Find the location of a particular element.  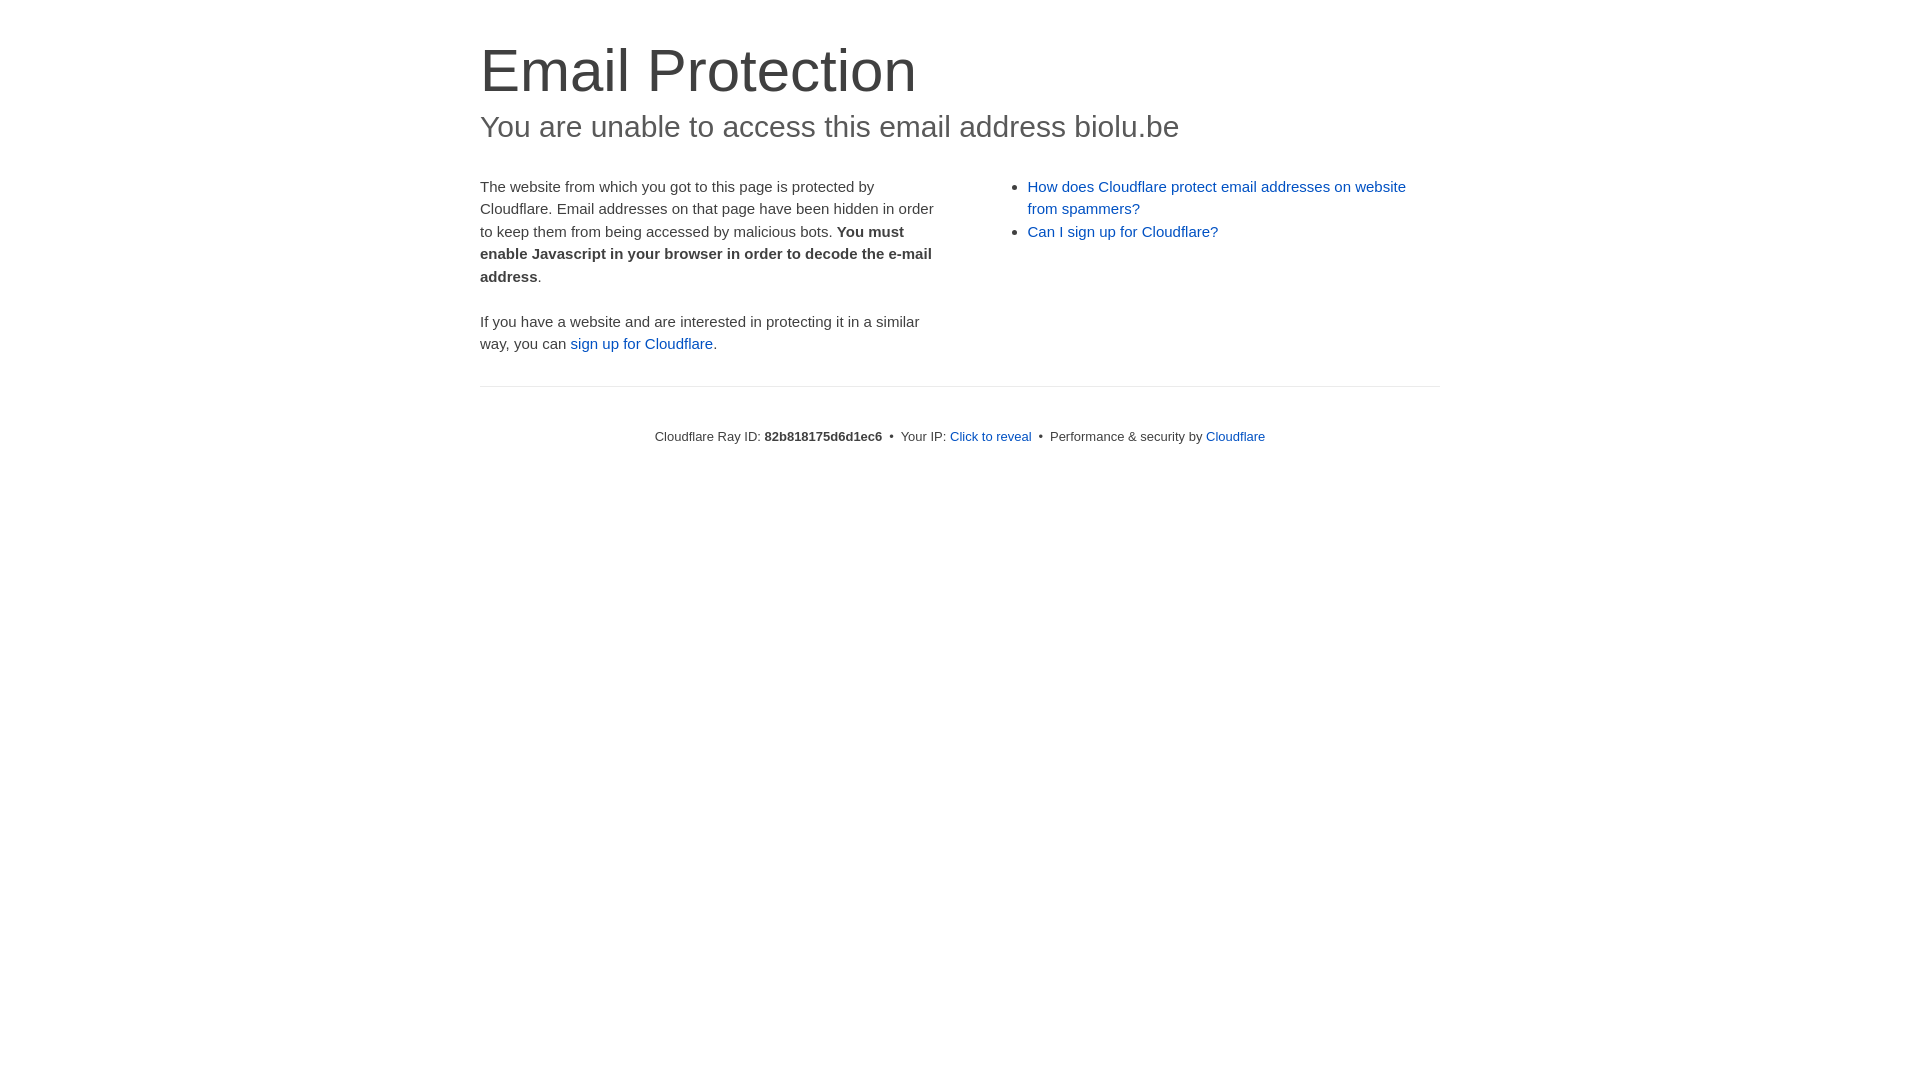

'sign up for Cloudflare' is located at coordinates (642, 342).